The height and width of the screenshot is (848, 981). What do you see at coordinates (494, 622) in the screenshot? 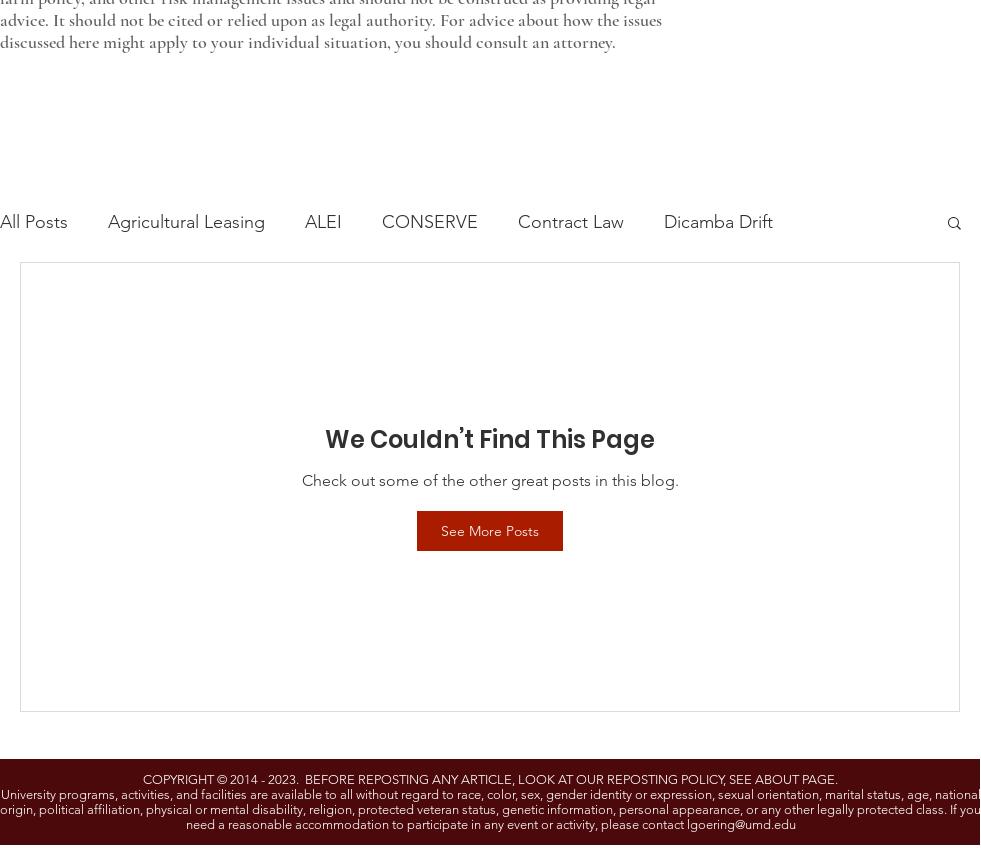
I see `'Debt Relief'` at bounding box center [494, 622].